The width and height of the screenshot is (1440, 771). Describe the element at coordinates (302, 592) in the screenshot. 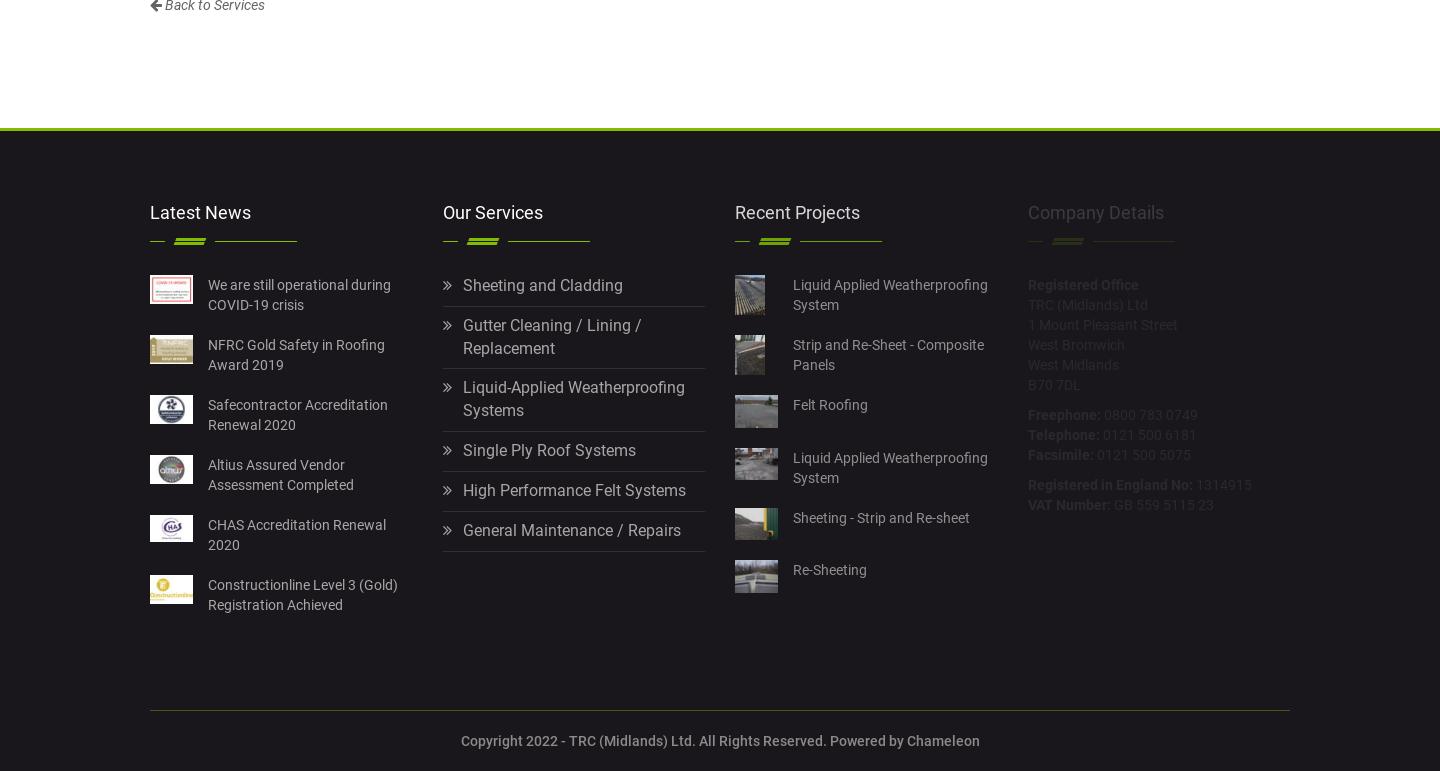

I see `'Constructionline Level 3 (Gold) Registration Achieved'` at that location.